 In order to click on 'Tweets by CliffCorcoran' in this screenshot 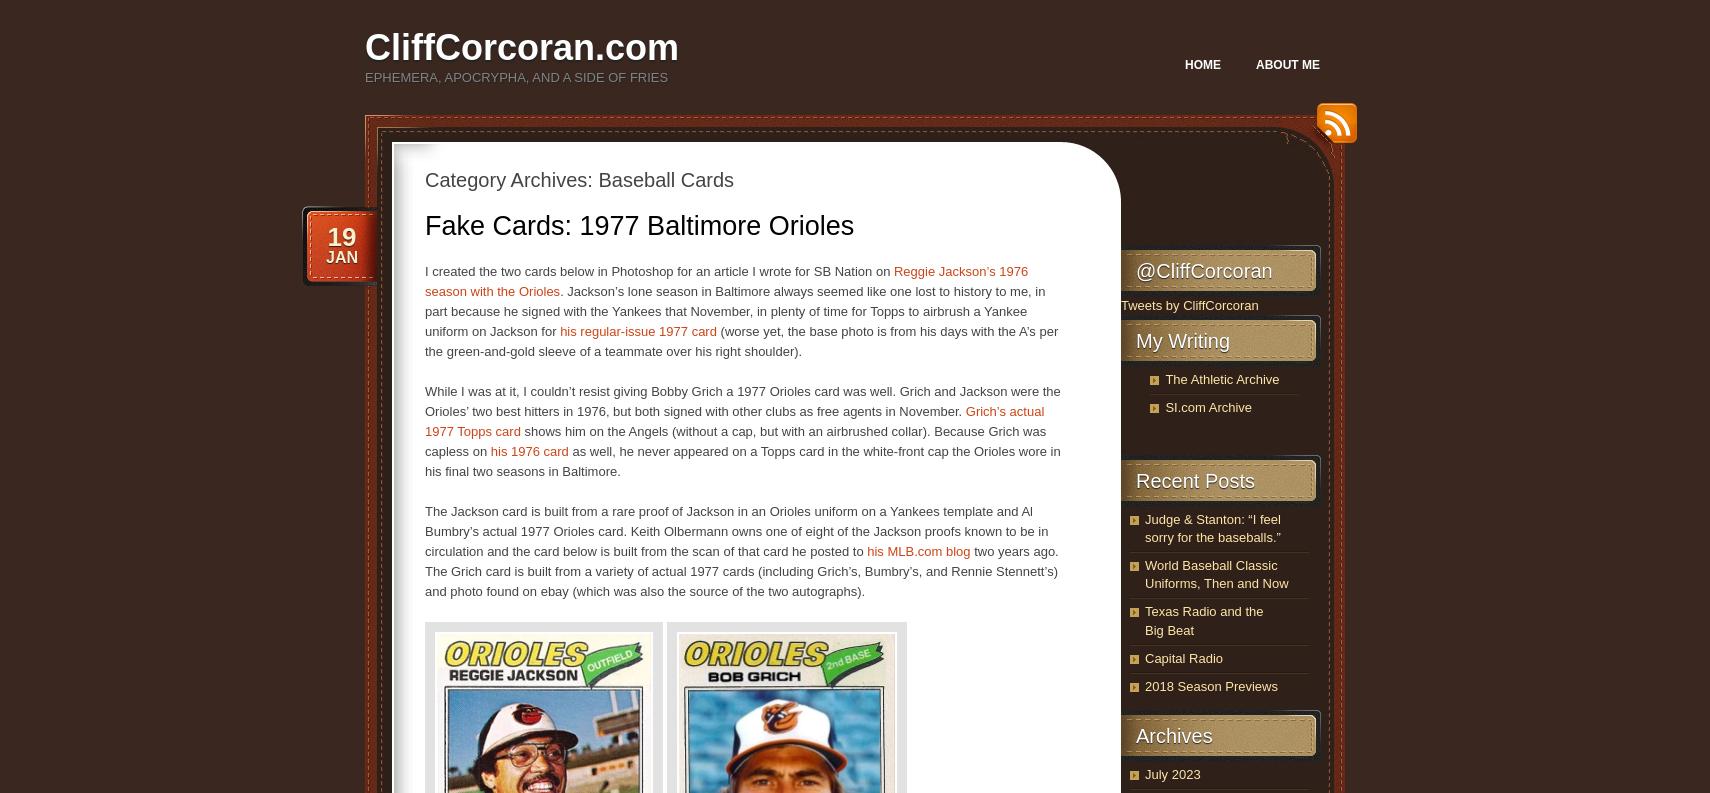, I will do `click(1120, 304)`.